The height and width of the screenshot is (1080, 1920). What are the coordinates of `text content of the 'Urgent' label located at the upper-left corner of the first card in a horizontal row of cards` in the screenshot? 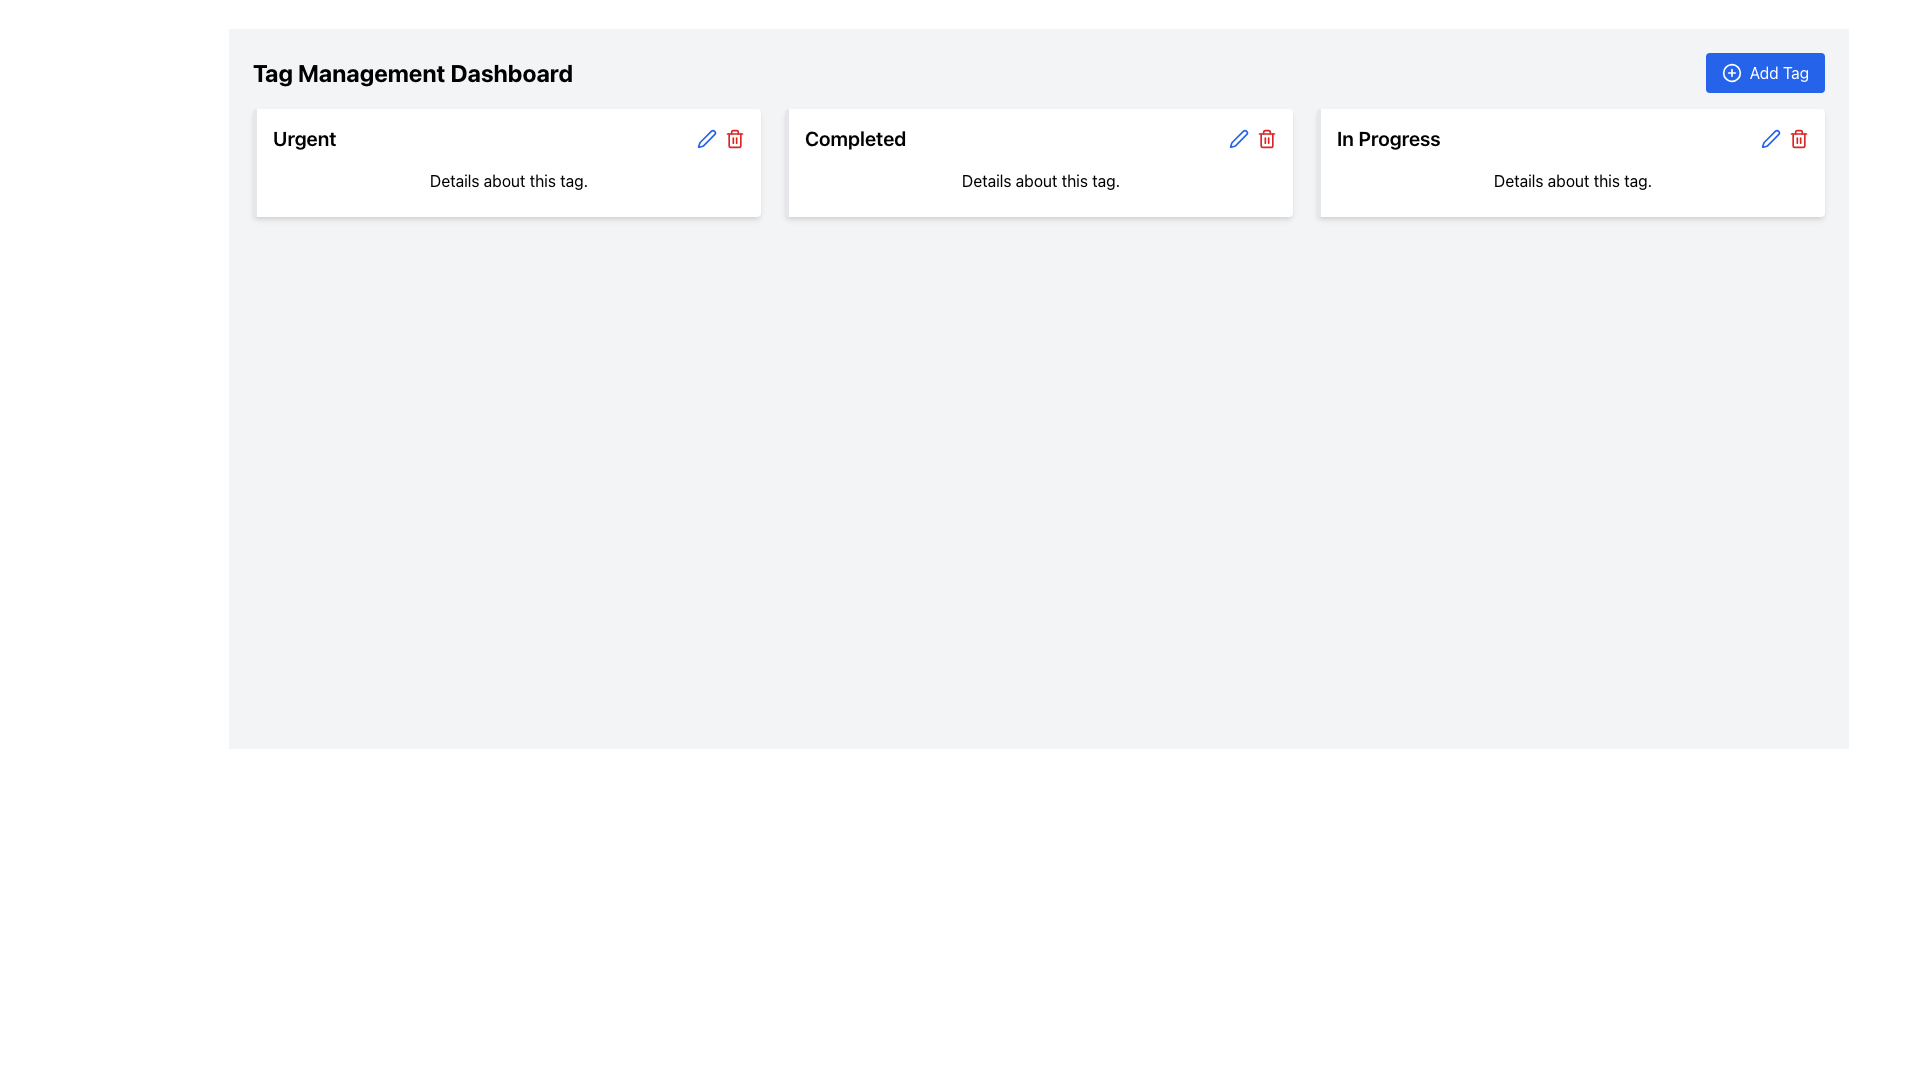 It's located at (303, 137).